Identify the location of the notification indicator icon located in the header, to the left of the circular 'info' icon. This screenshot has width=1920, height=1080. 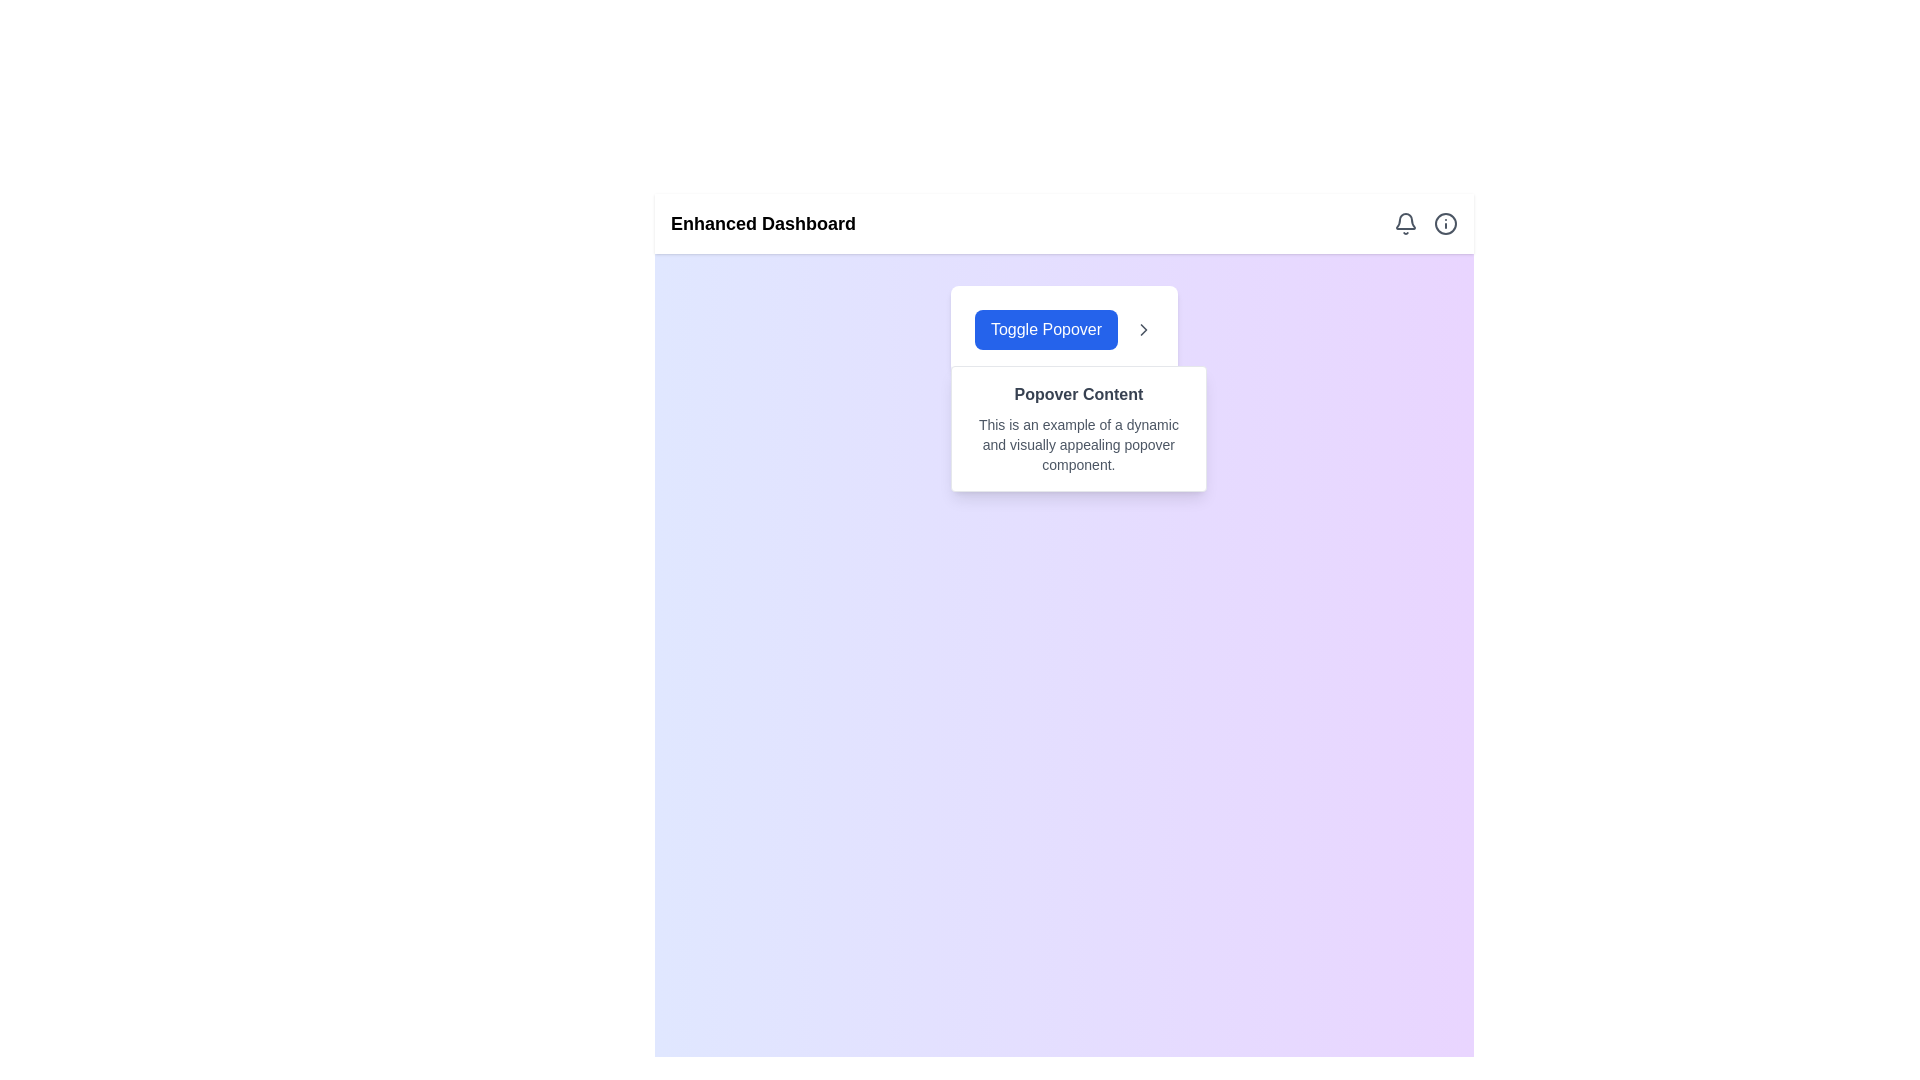
(1405, 221).